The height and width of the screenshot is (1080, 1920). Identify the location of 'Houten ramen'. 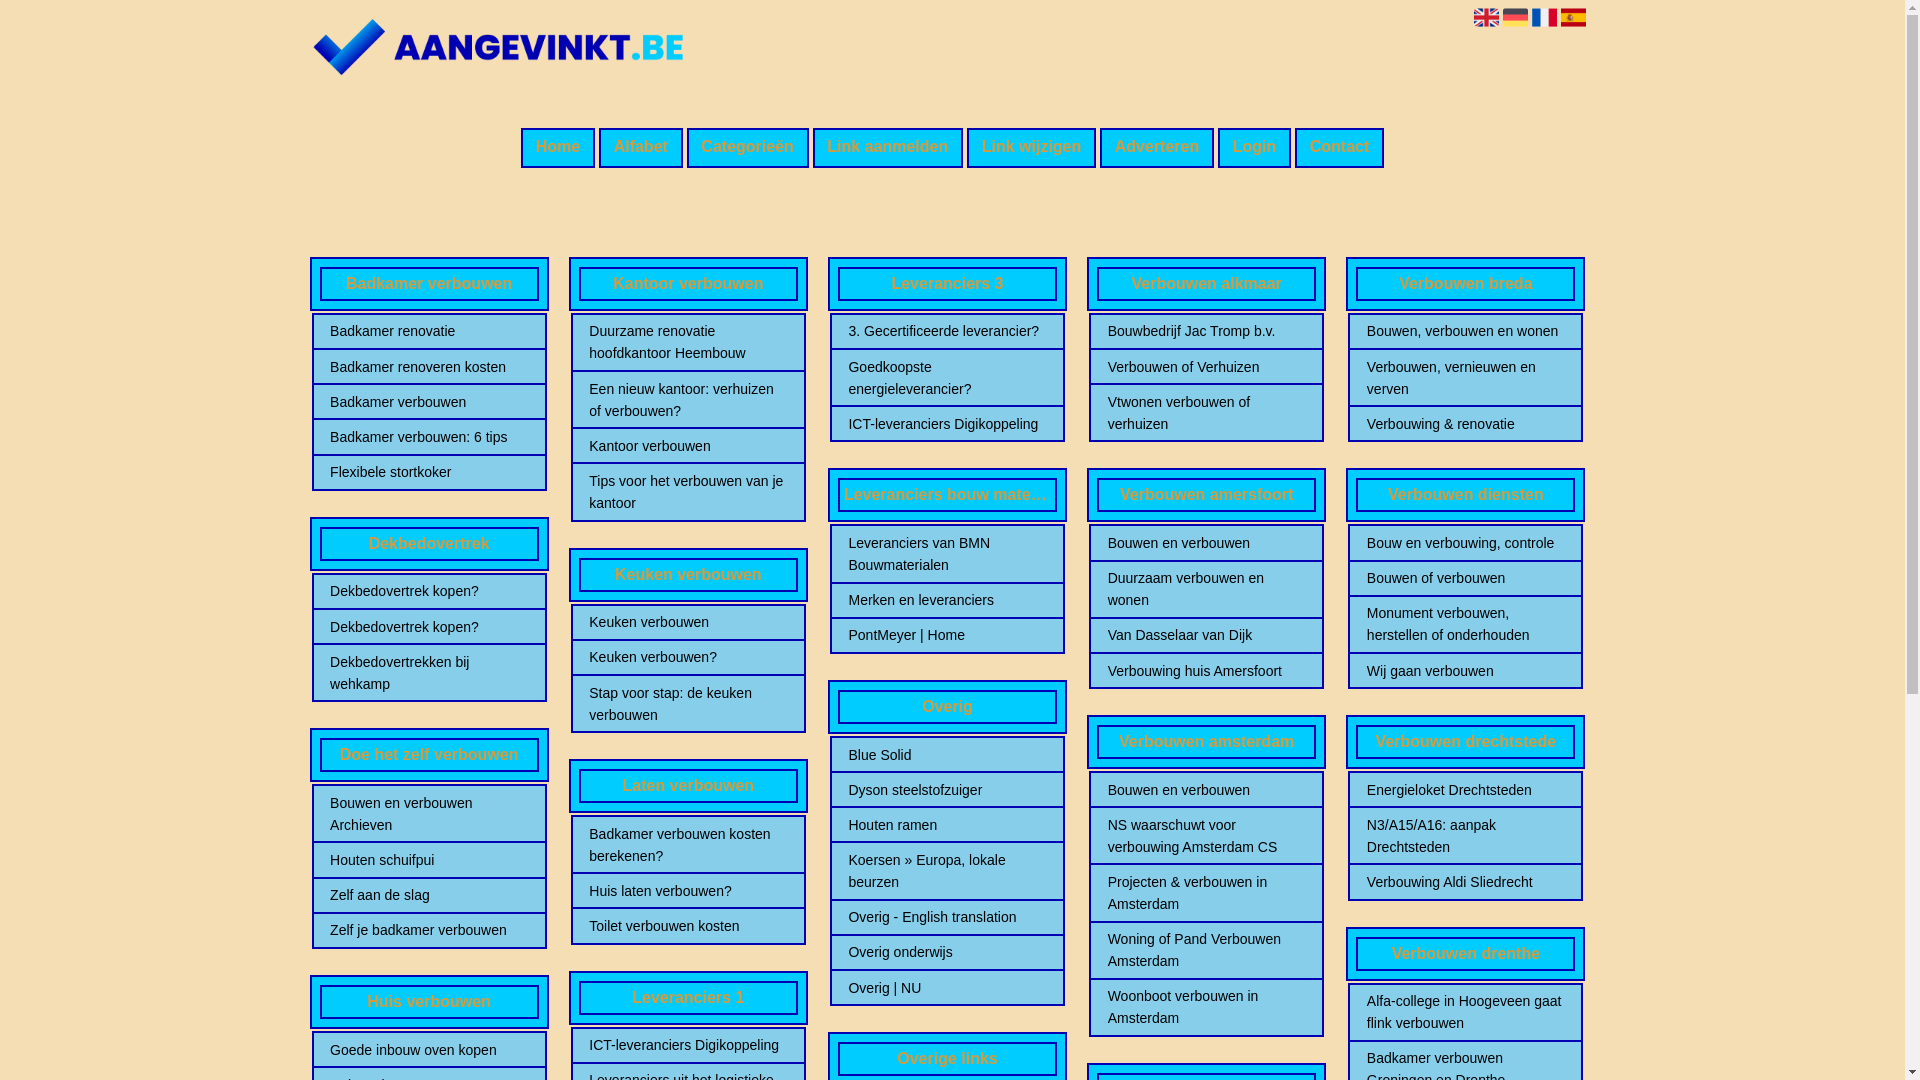
(945, 825).